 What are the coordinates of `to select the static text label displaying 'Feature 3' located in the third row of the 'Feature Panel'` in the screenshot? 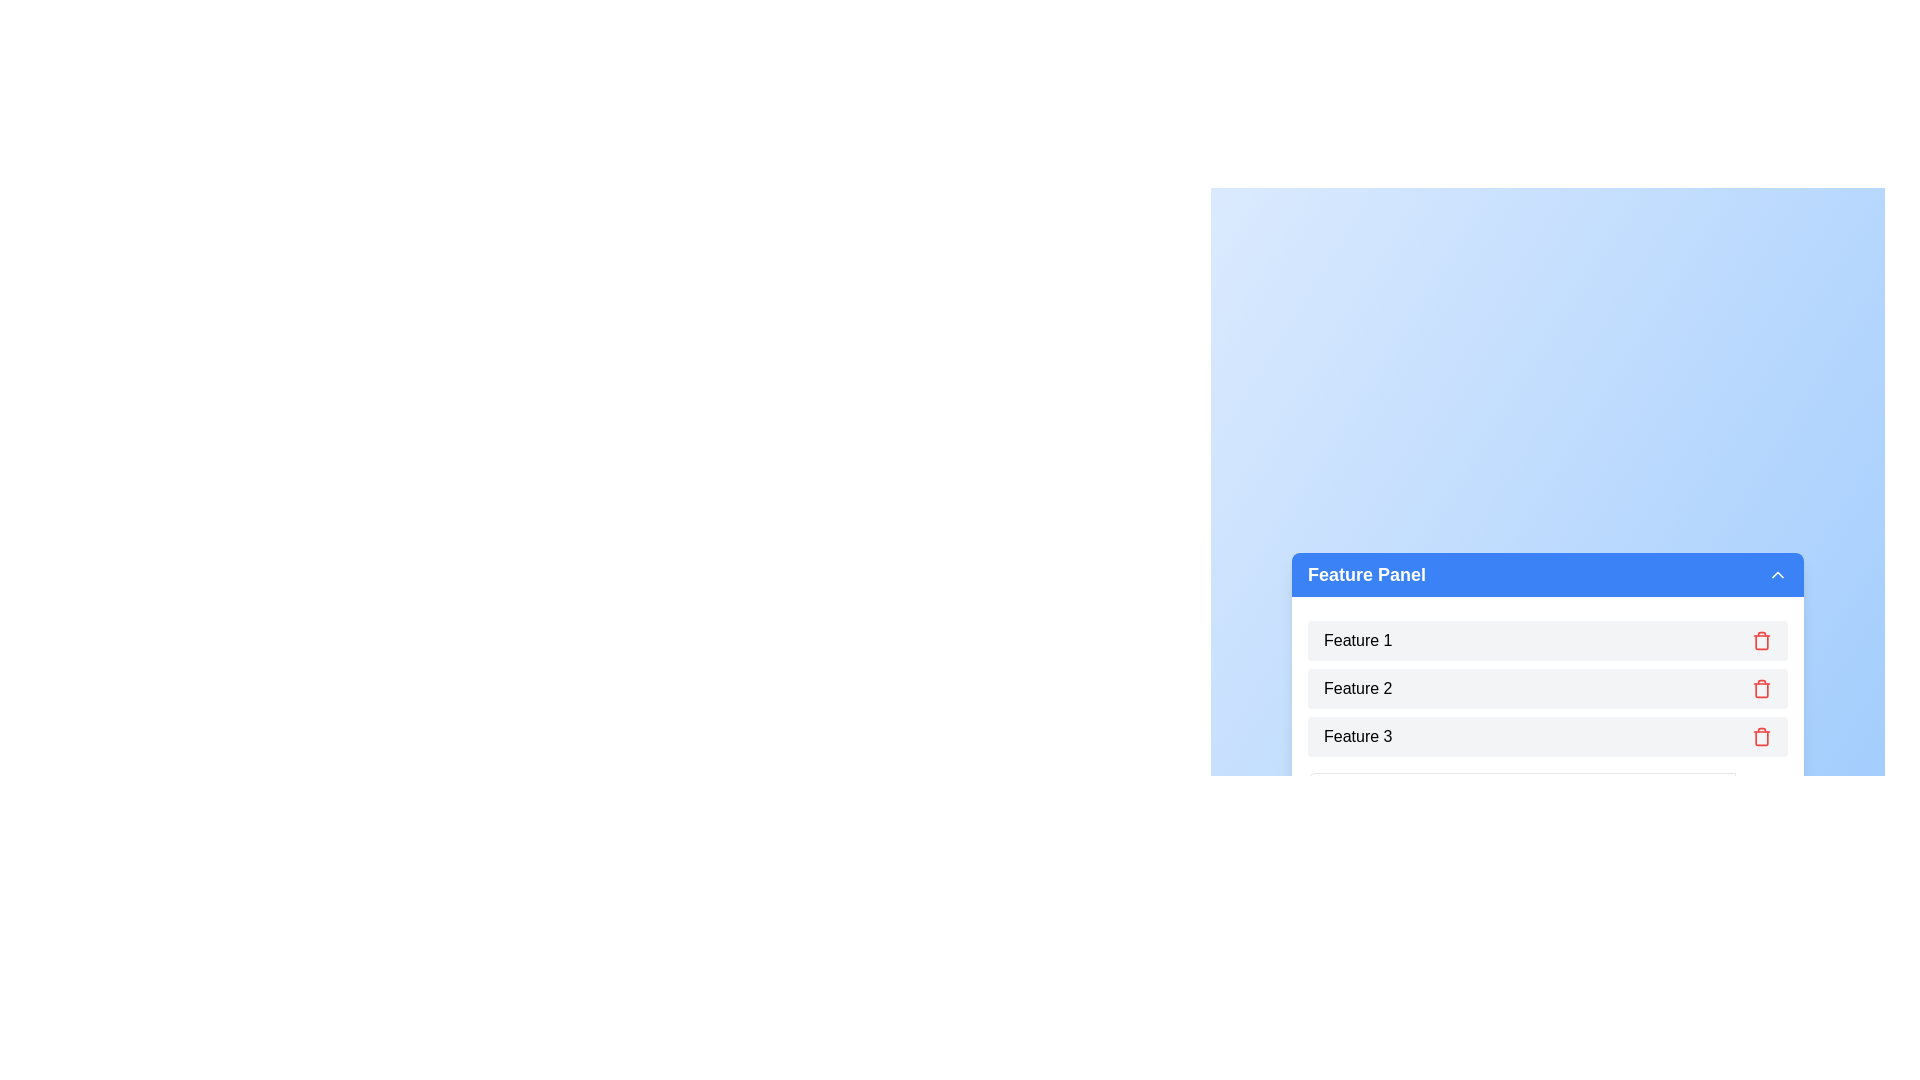 It's located at (1358, 736).